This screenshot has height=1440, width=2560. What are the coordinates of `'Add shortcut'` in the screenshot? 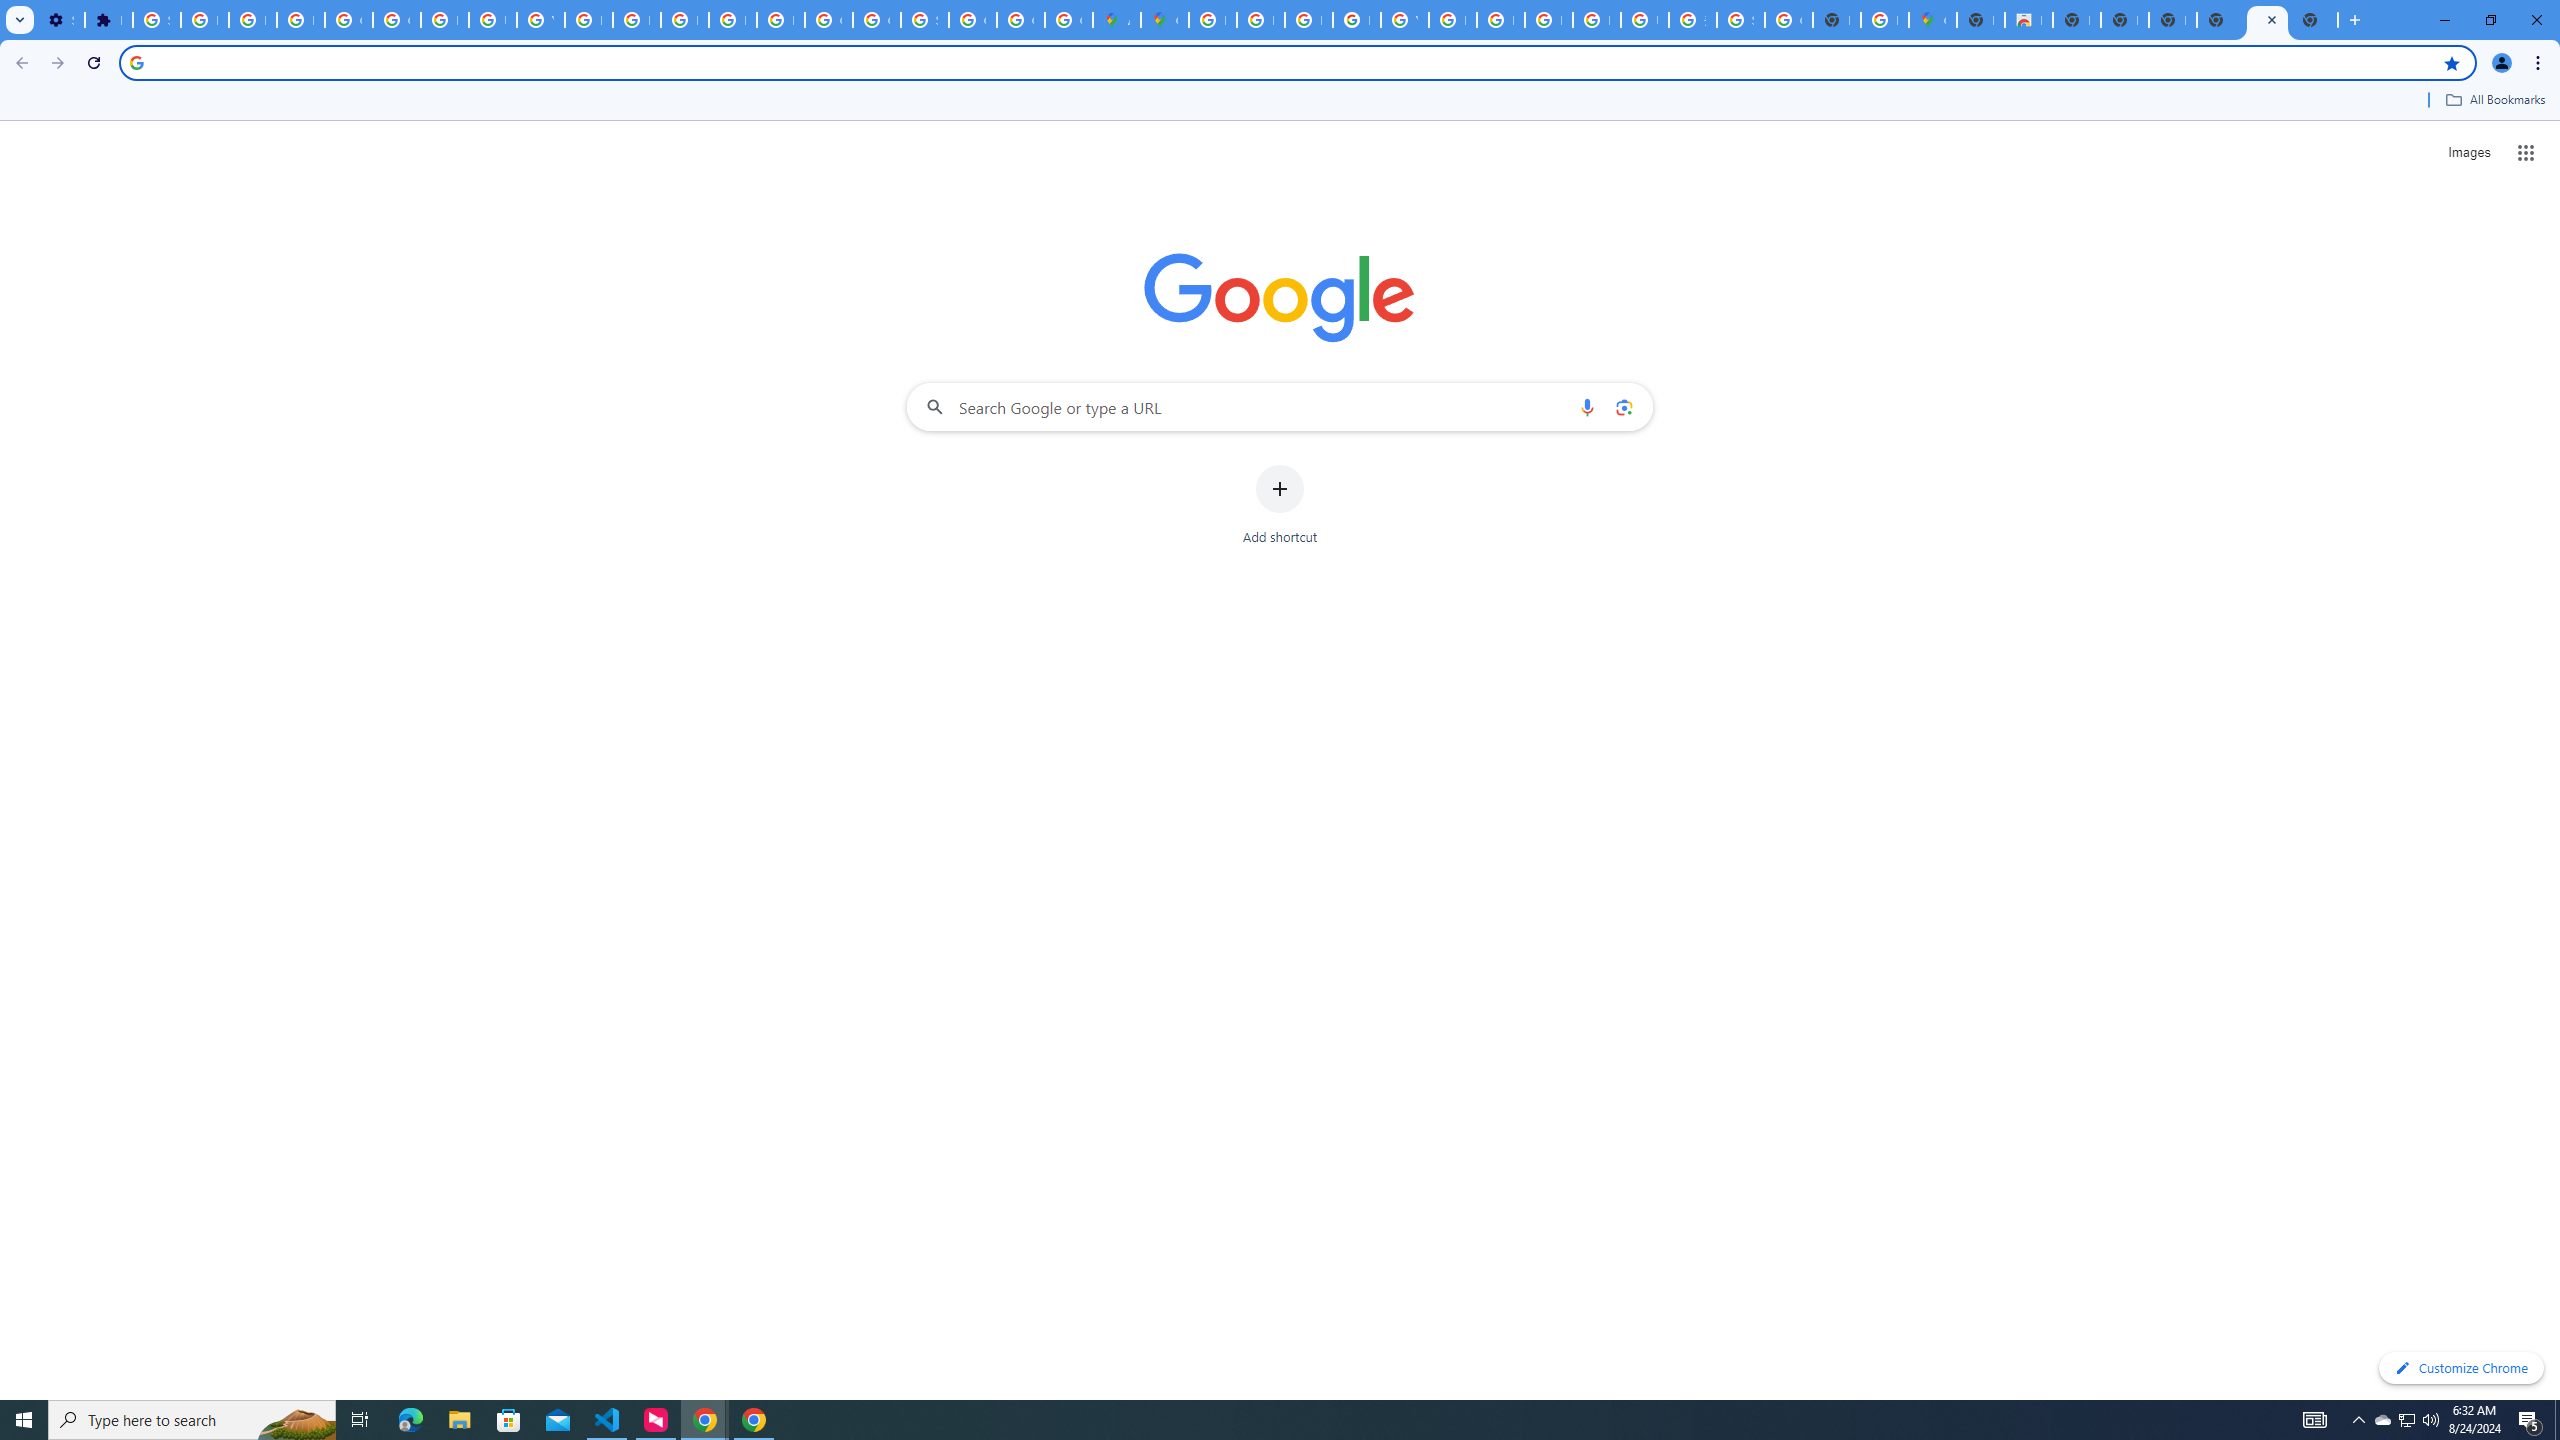 It's located at (1280, 505).